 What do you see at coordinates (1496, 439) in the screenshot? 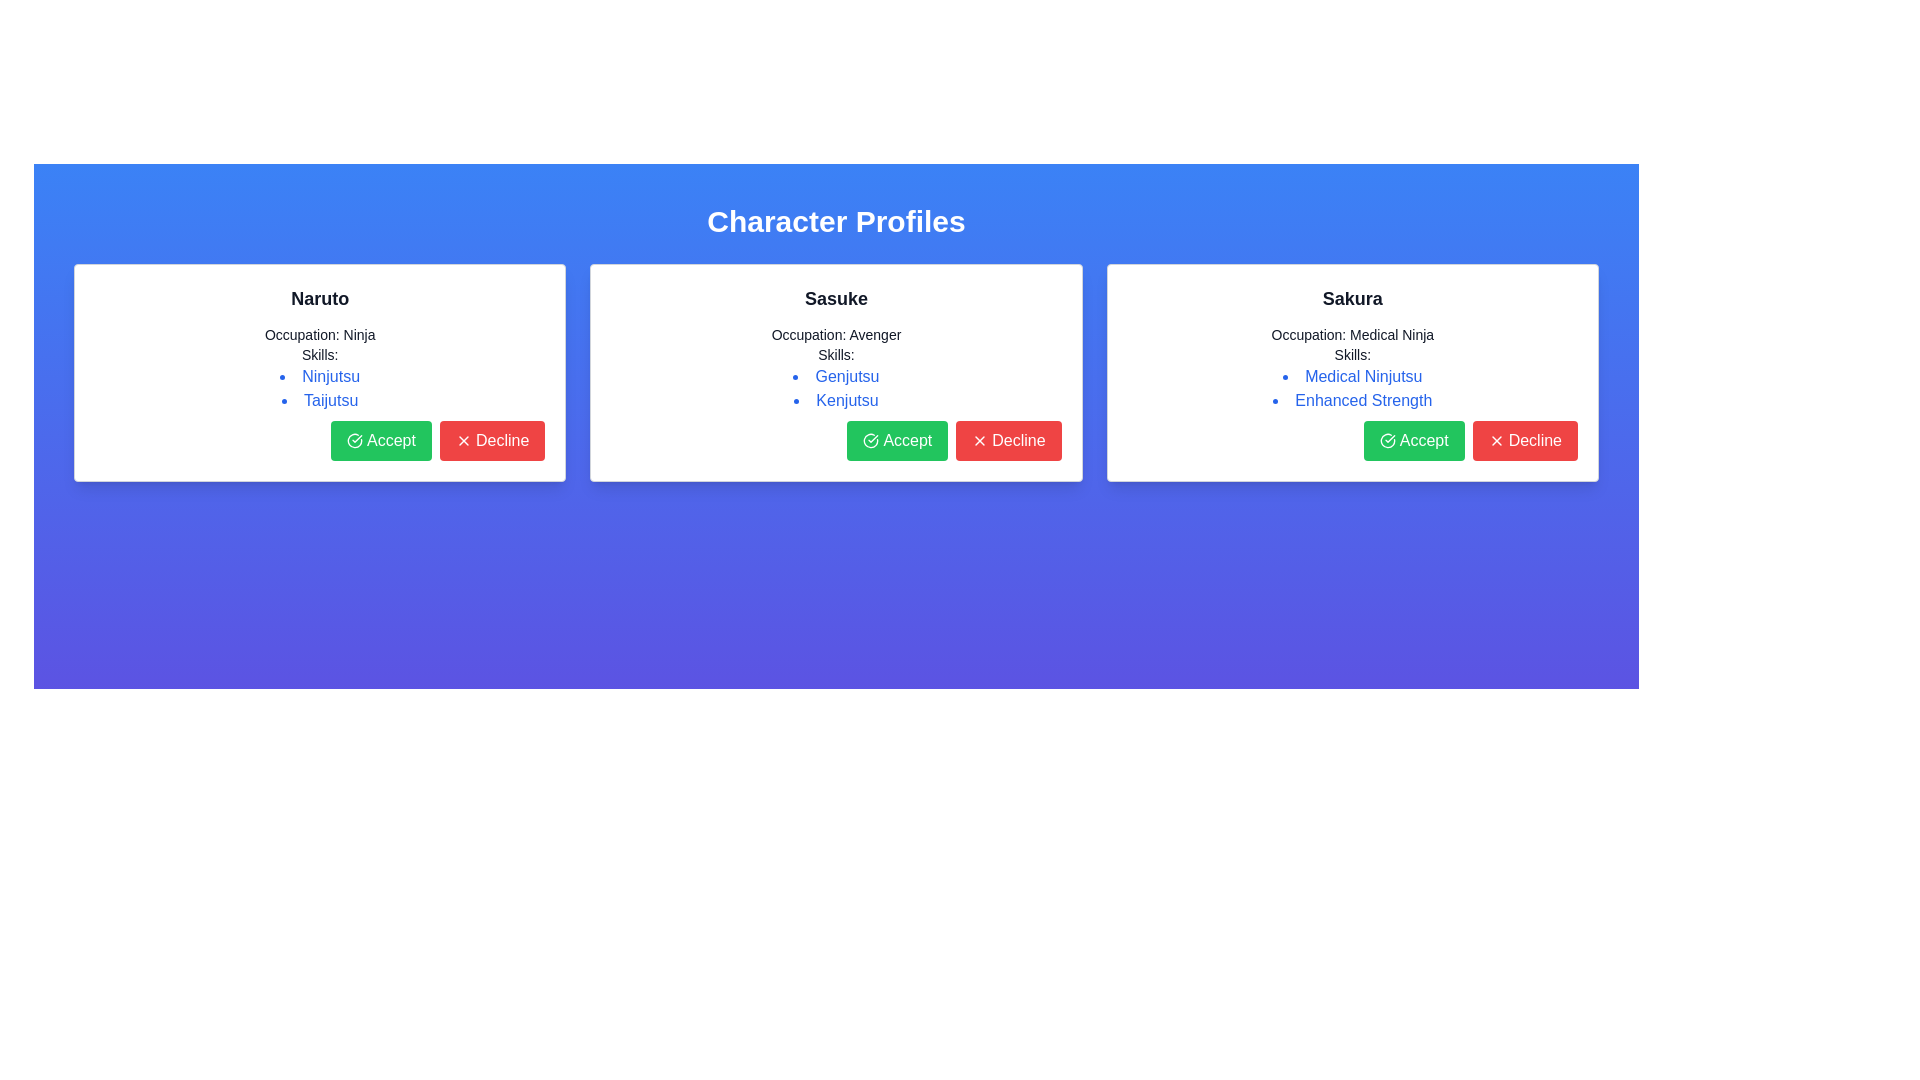
I see `the small, red 'X' icon that is styled with sharp corners and is located to the left of the 'Decline' button` at bounding box center [1496, 439].